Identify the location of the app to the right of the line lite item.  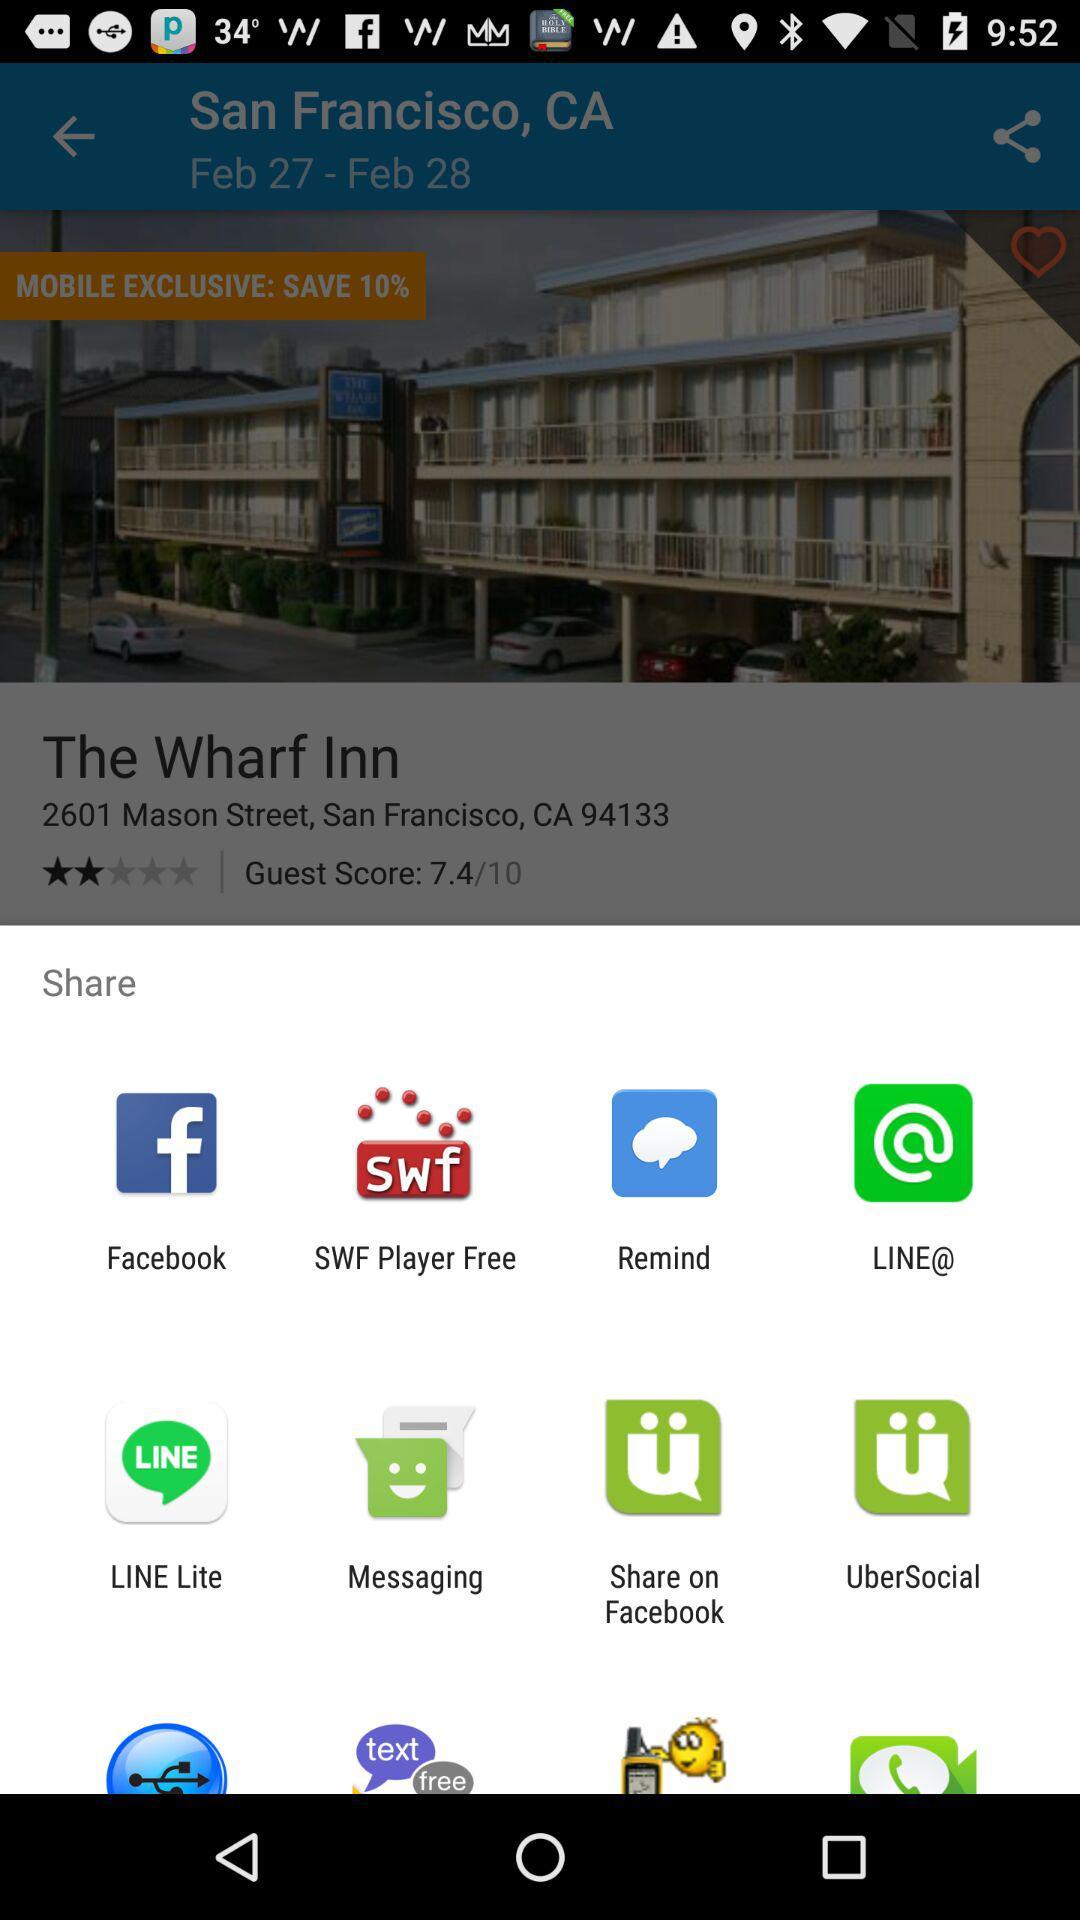
(414, 1592).